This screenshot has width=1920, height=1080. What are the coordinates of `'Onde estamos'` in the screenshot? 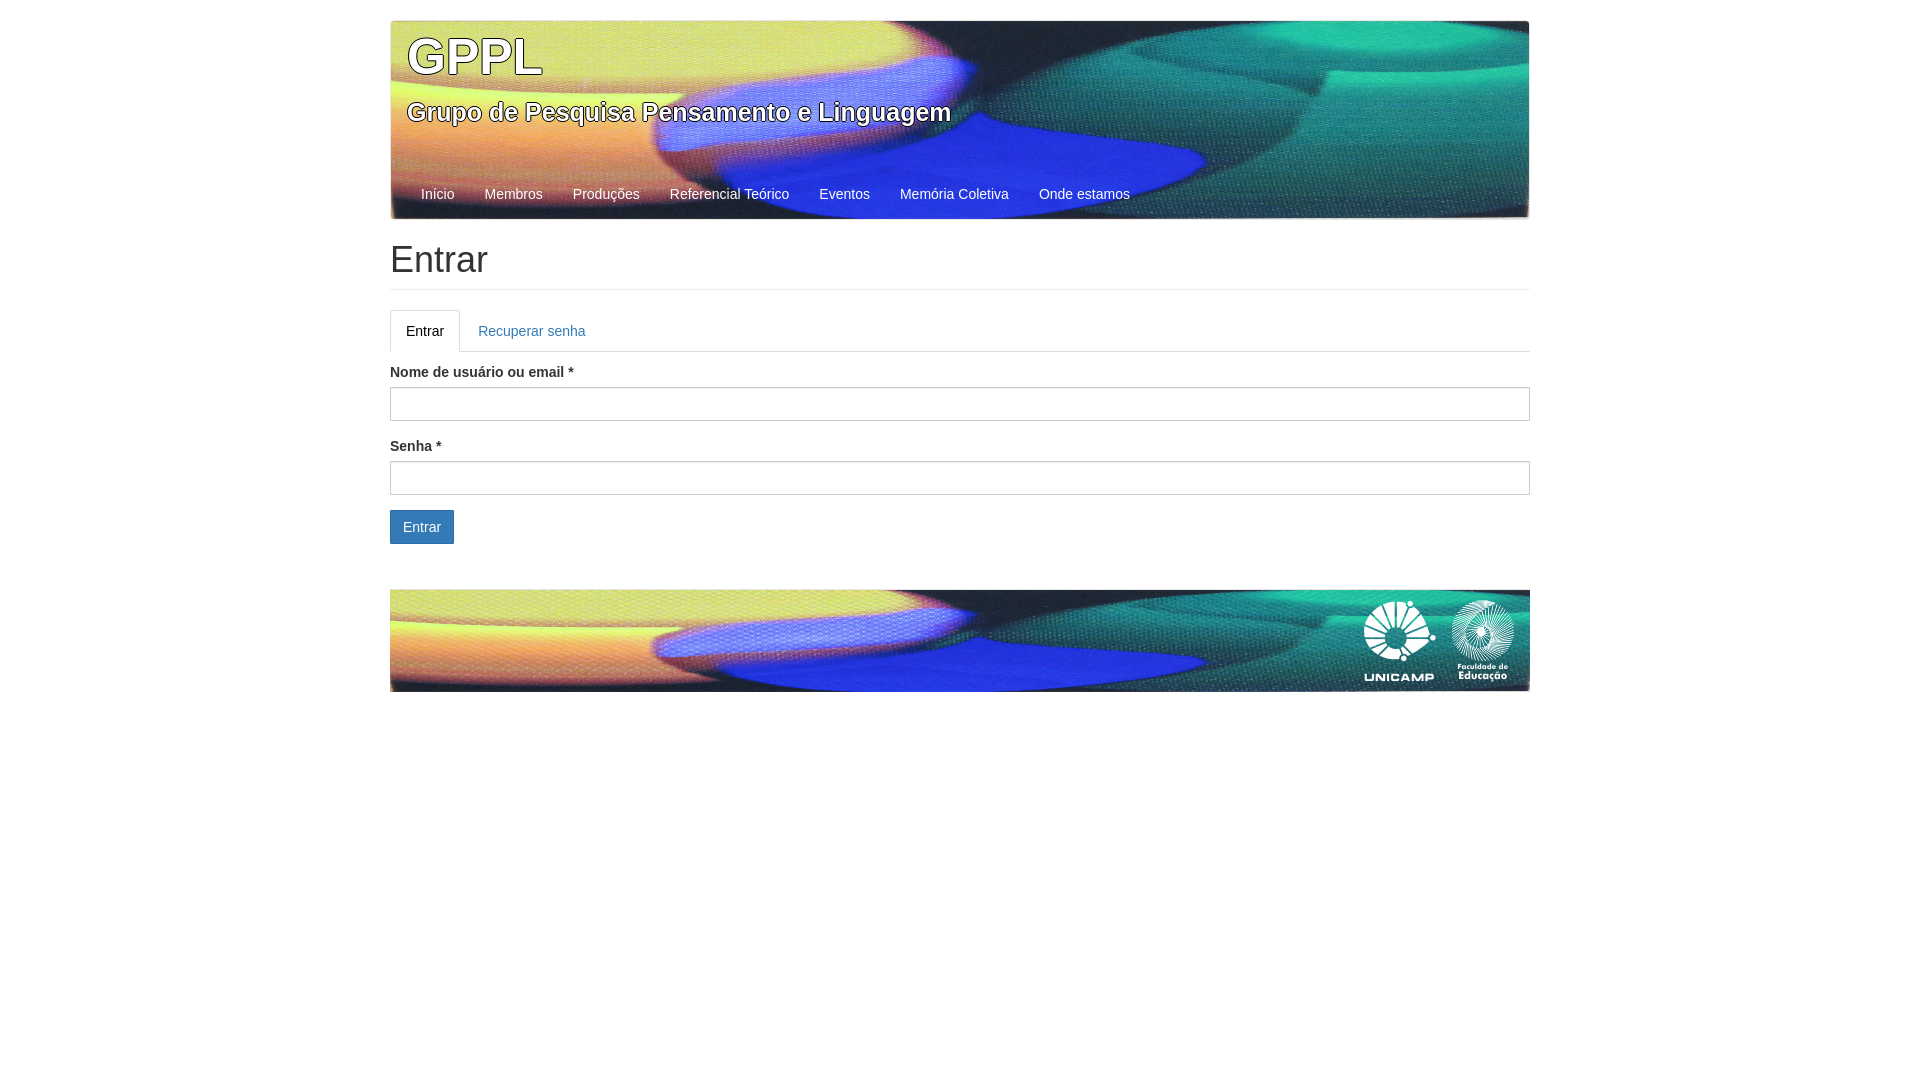 It's located at (1083, 193).